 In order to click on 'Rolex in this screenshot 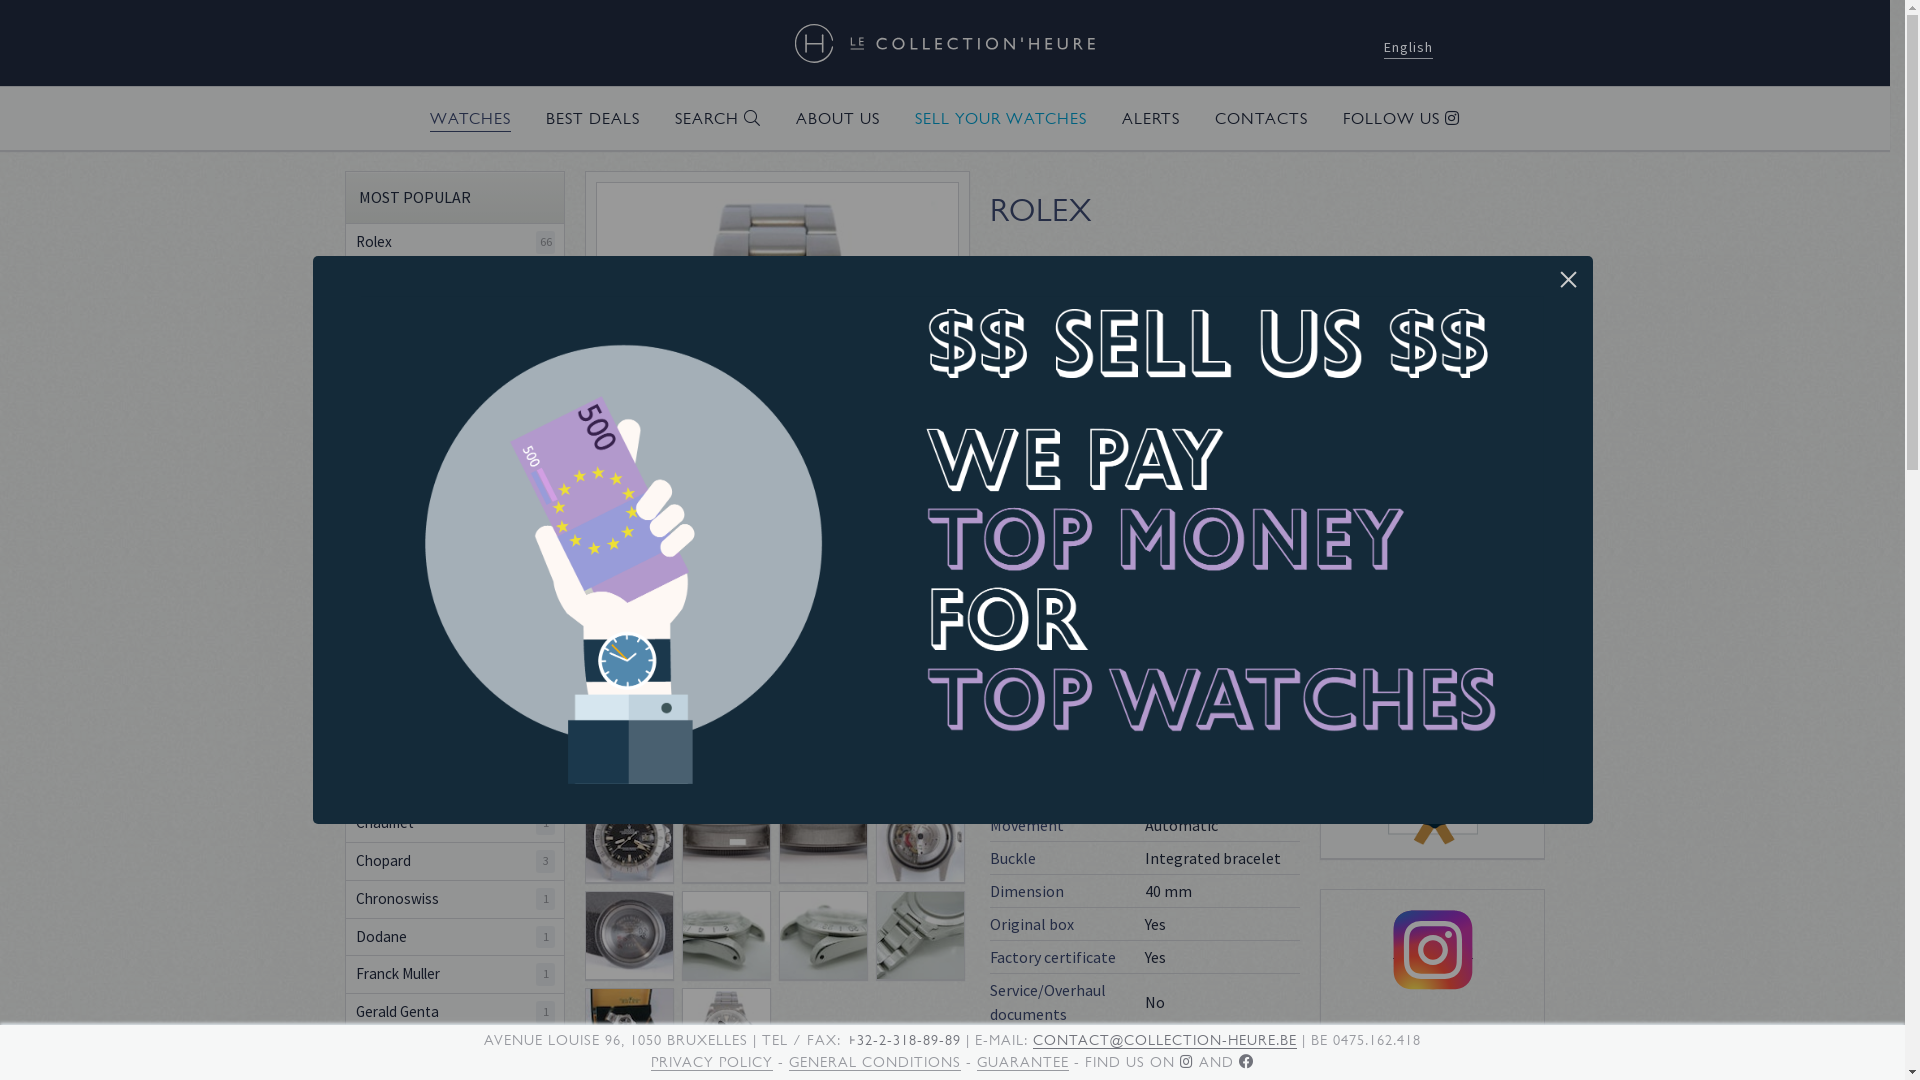, I will do `click(454, 241)`.